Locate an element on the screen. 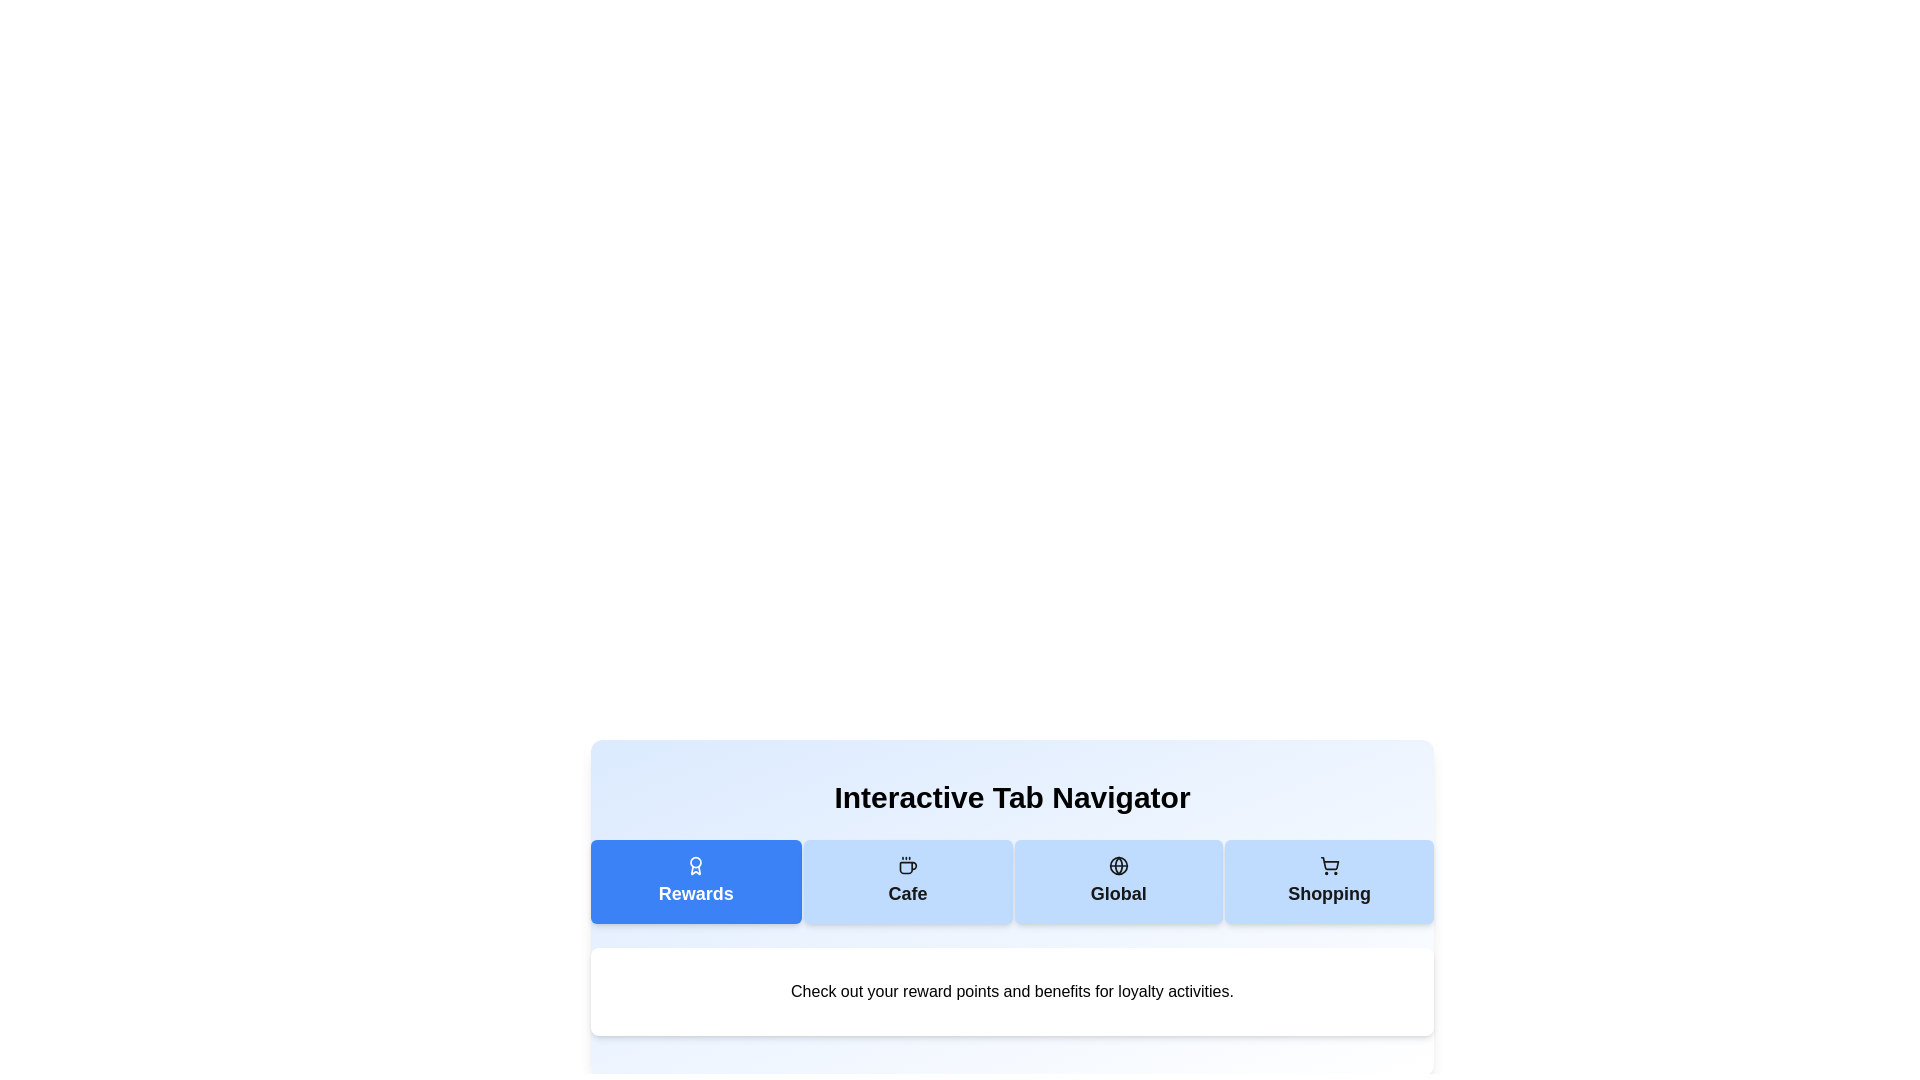  the tab labeled Cafe to observe its icon is located at coordinates (907, 881).